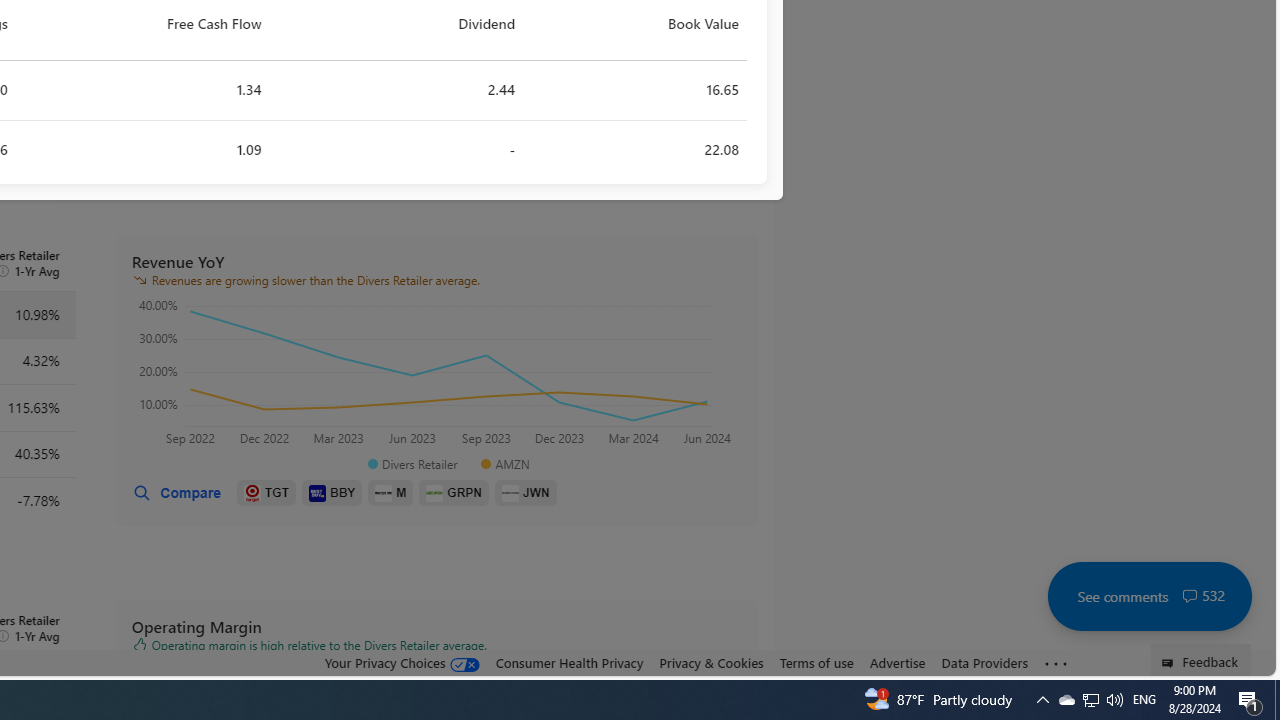 This screenshot has height=720, width=1280. Describe the element at coordinates (1200, 659) in the screenshot. I see `'Feedback'` at that location.